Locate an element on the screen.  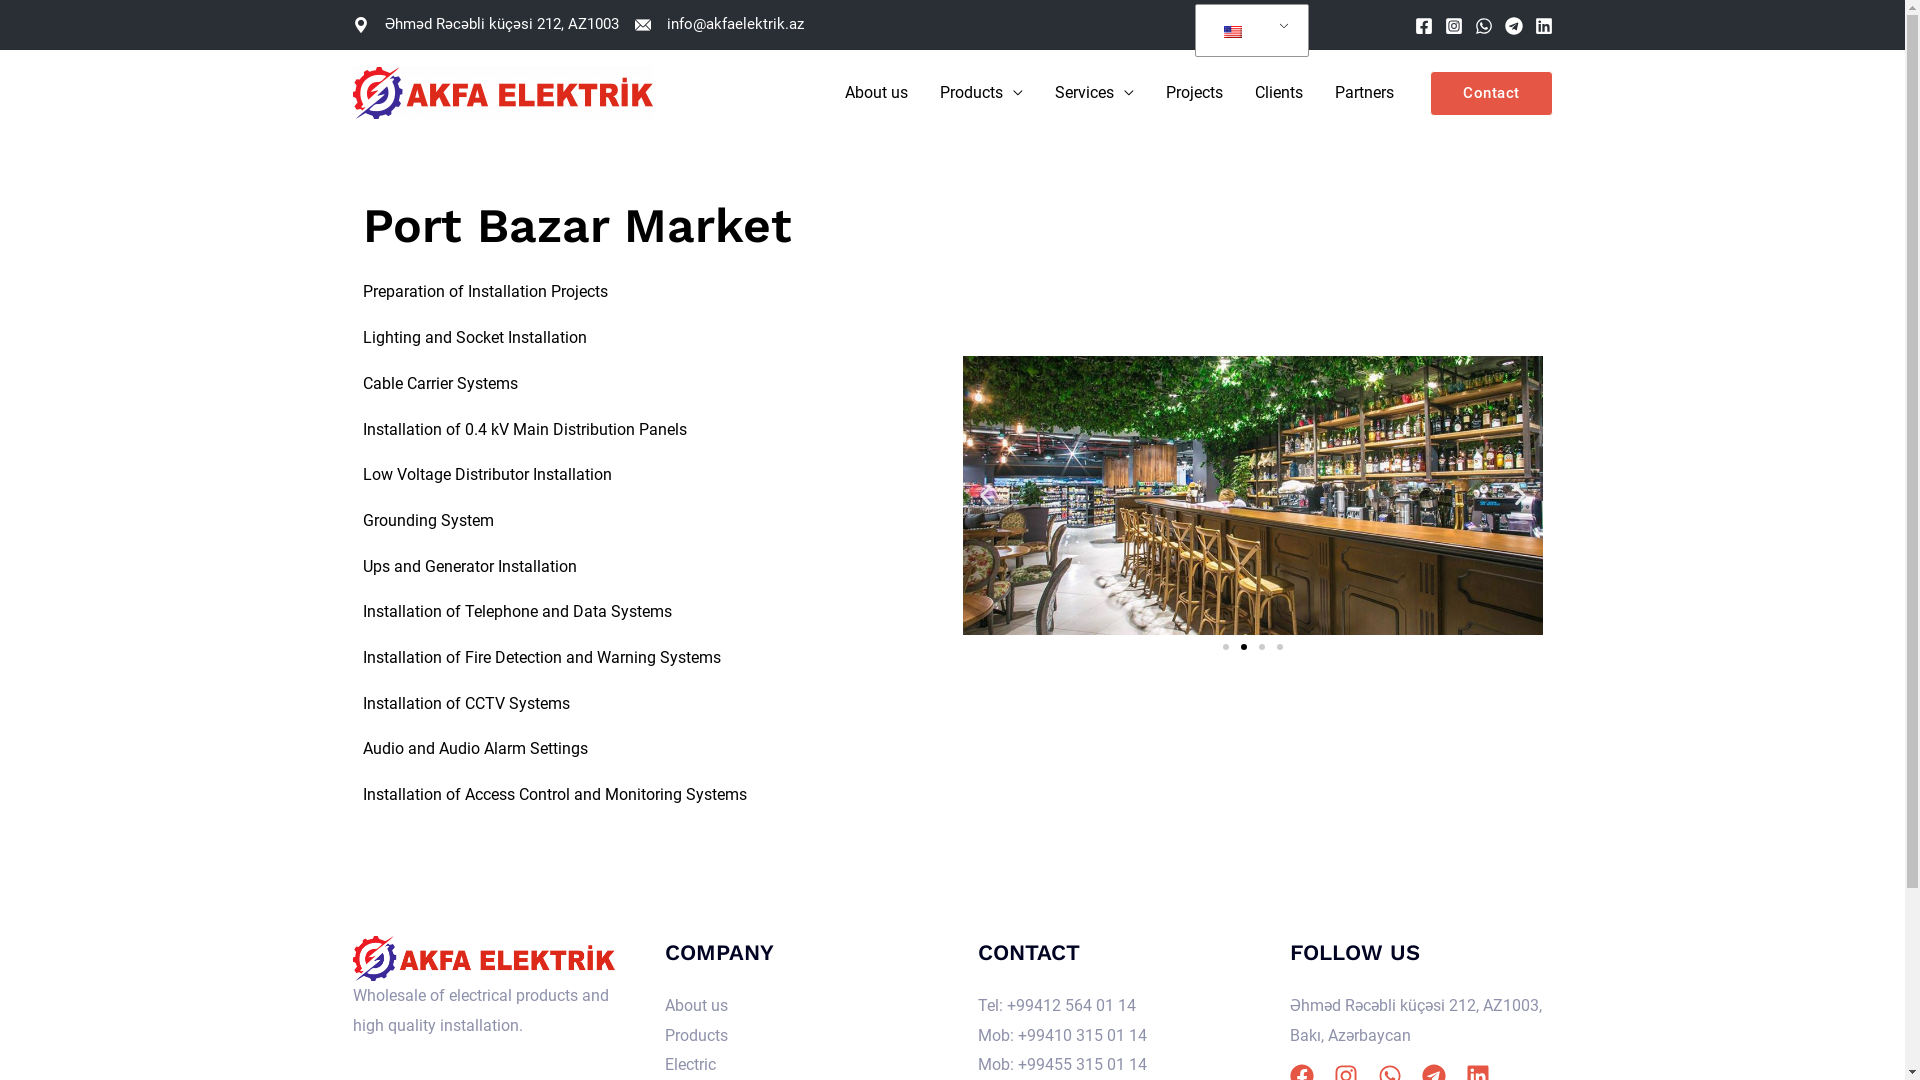
'Mob: +99455 315 01 14' is located at coordinates (1061, 1063).